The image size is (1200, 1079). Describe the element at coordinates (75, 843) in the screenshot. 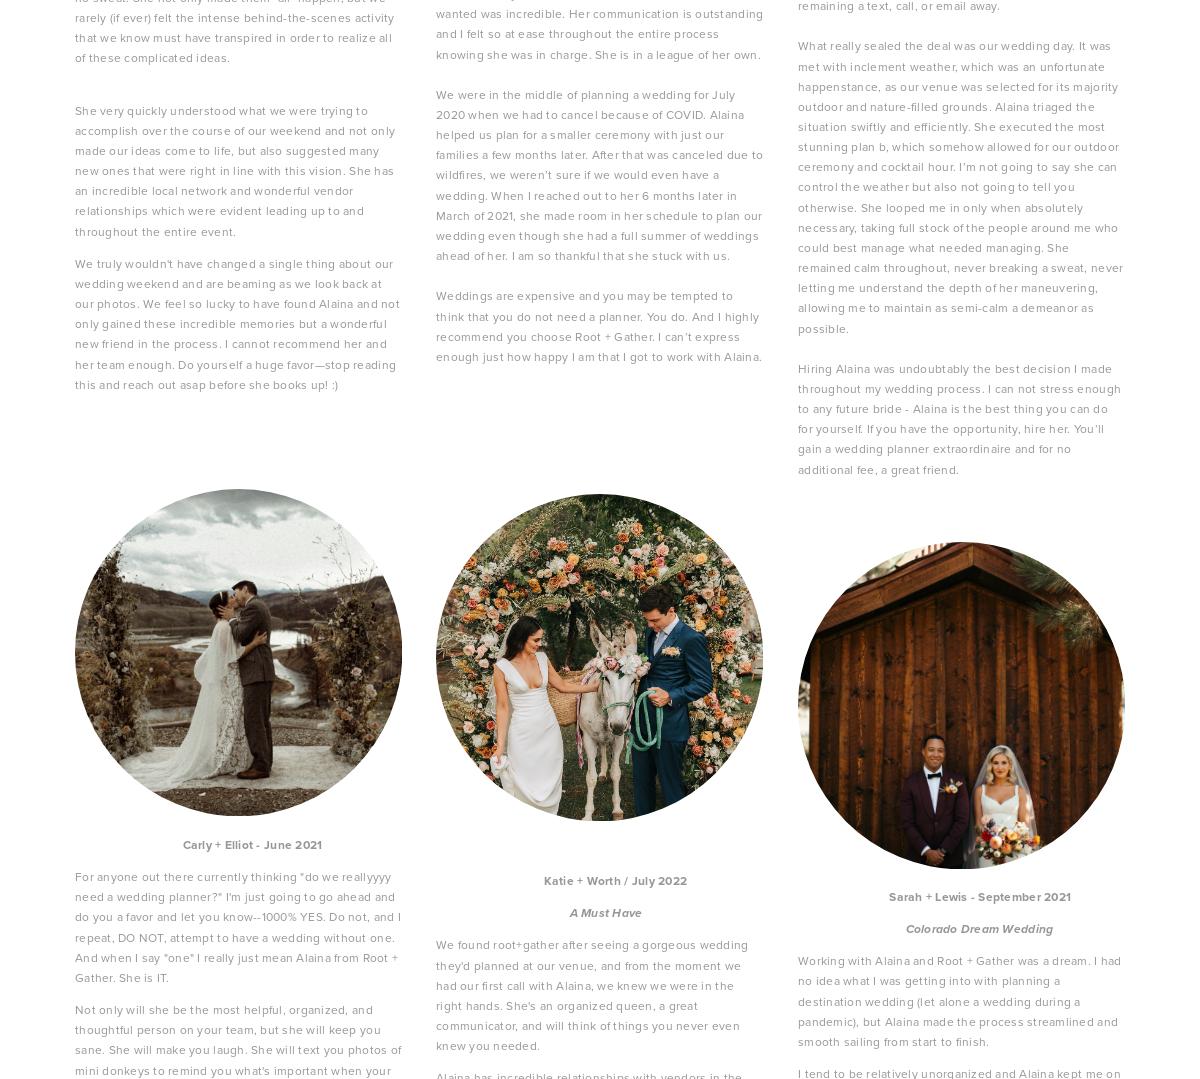

I see `'Carly + Elliot - June 2021'` at that location.